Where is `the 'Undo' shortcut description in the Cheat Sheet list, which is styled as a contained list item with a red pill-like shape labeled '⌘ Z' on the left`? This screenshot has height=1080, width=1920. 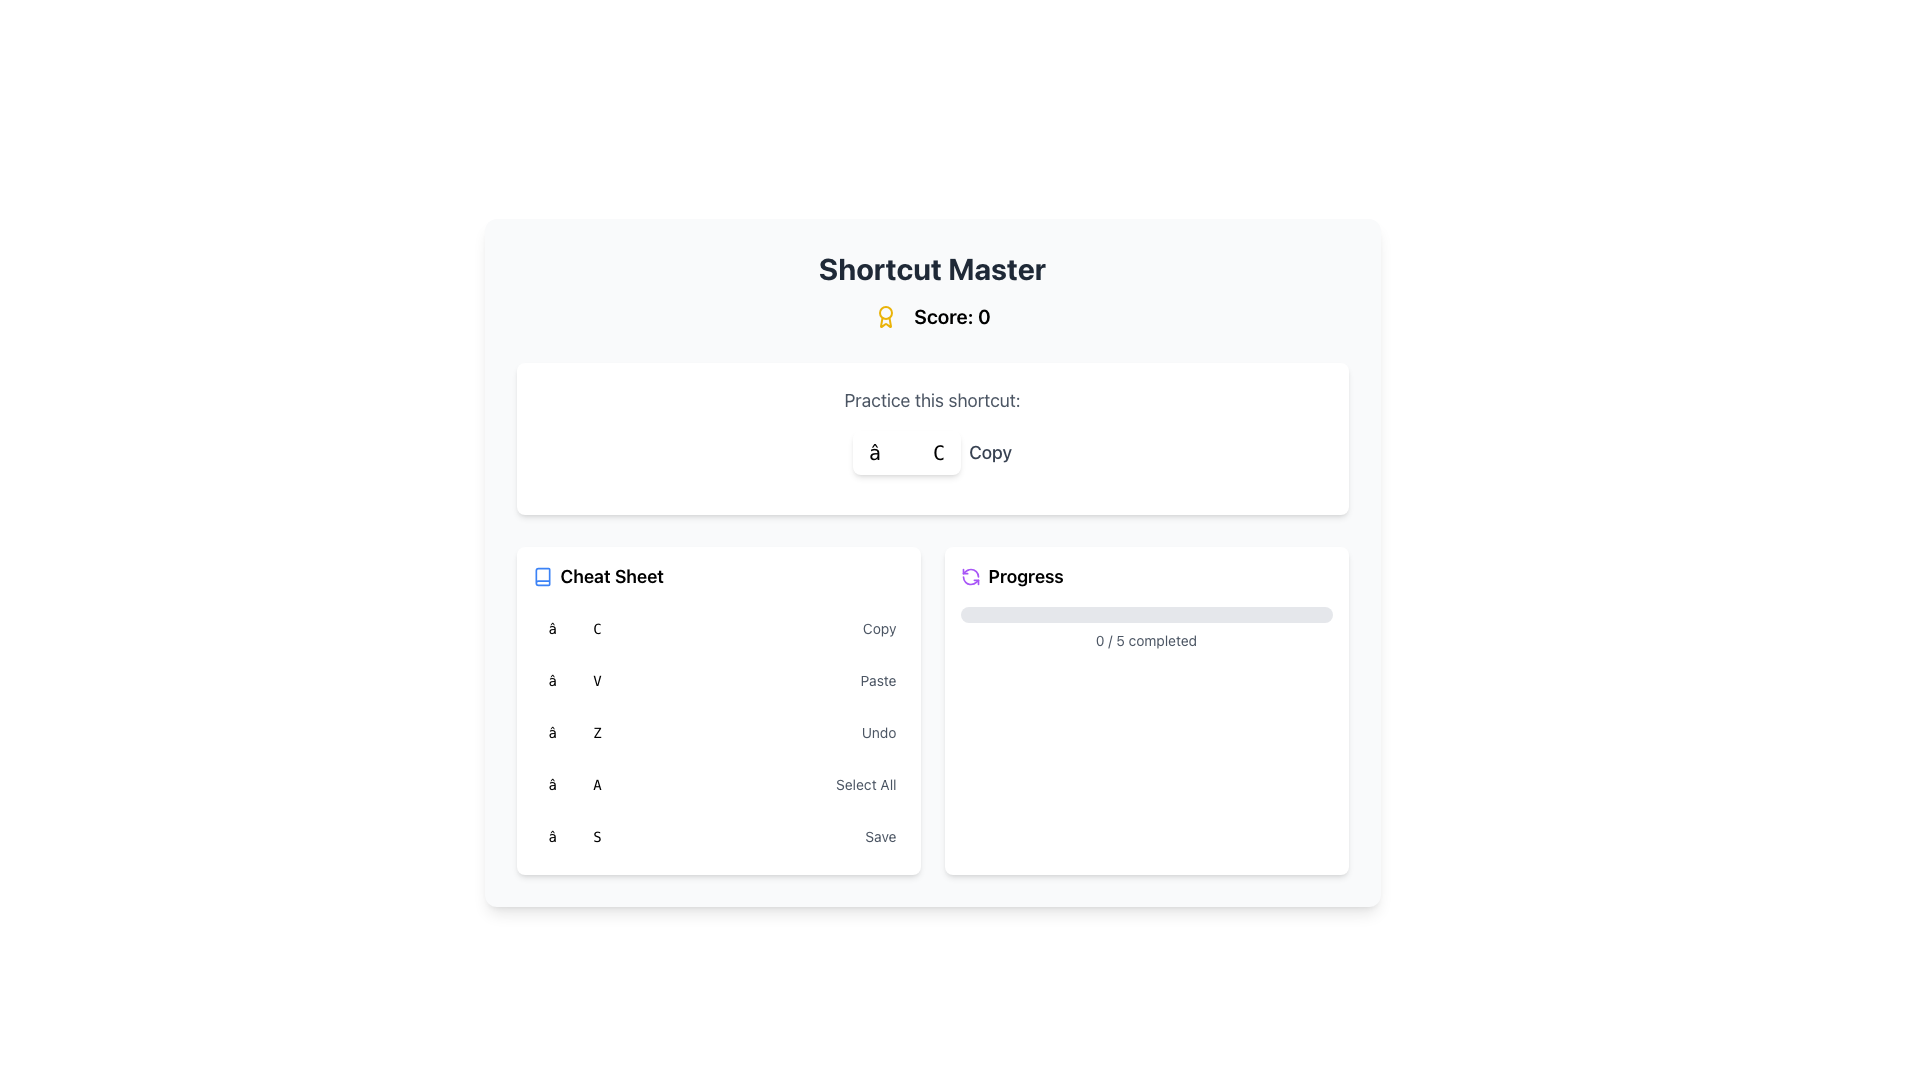
the 'Undo' shortcut description in the Cheat Sheet list, which is styled as a contained list item with a red pill-like shape labeled '⌘ Z' on the left is located at coordinates (718, 732).